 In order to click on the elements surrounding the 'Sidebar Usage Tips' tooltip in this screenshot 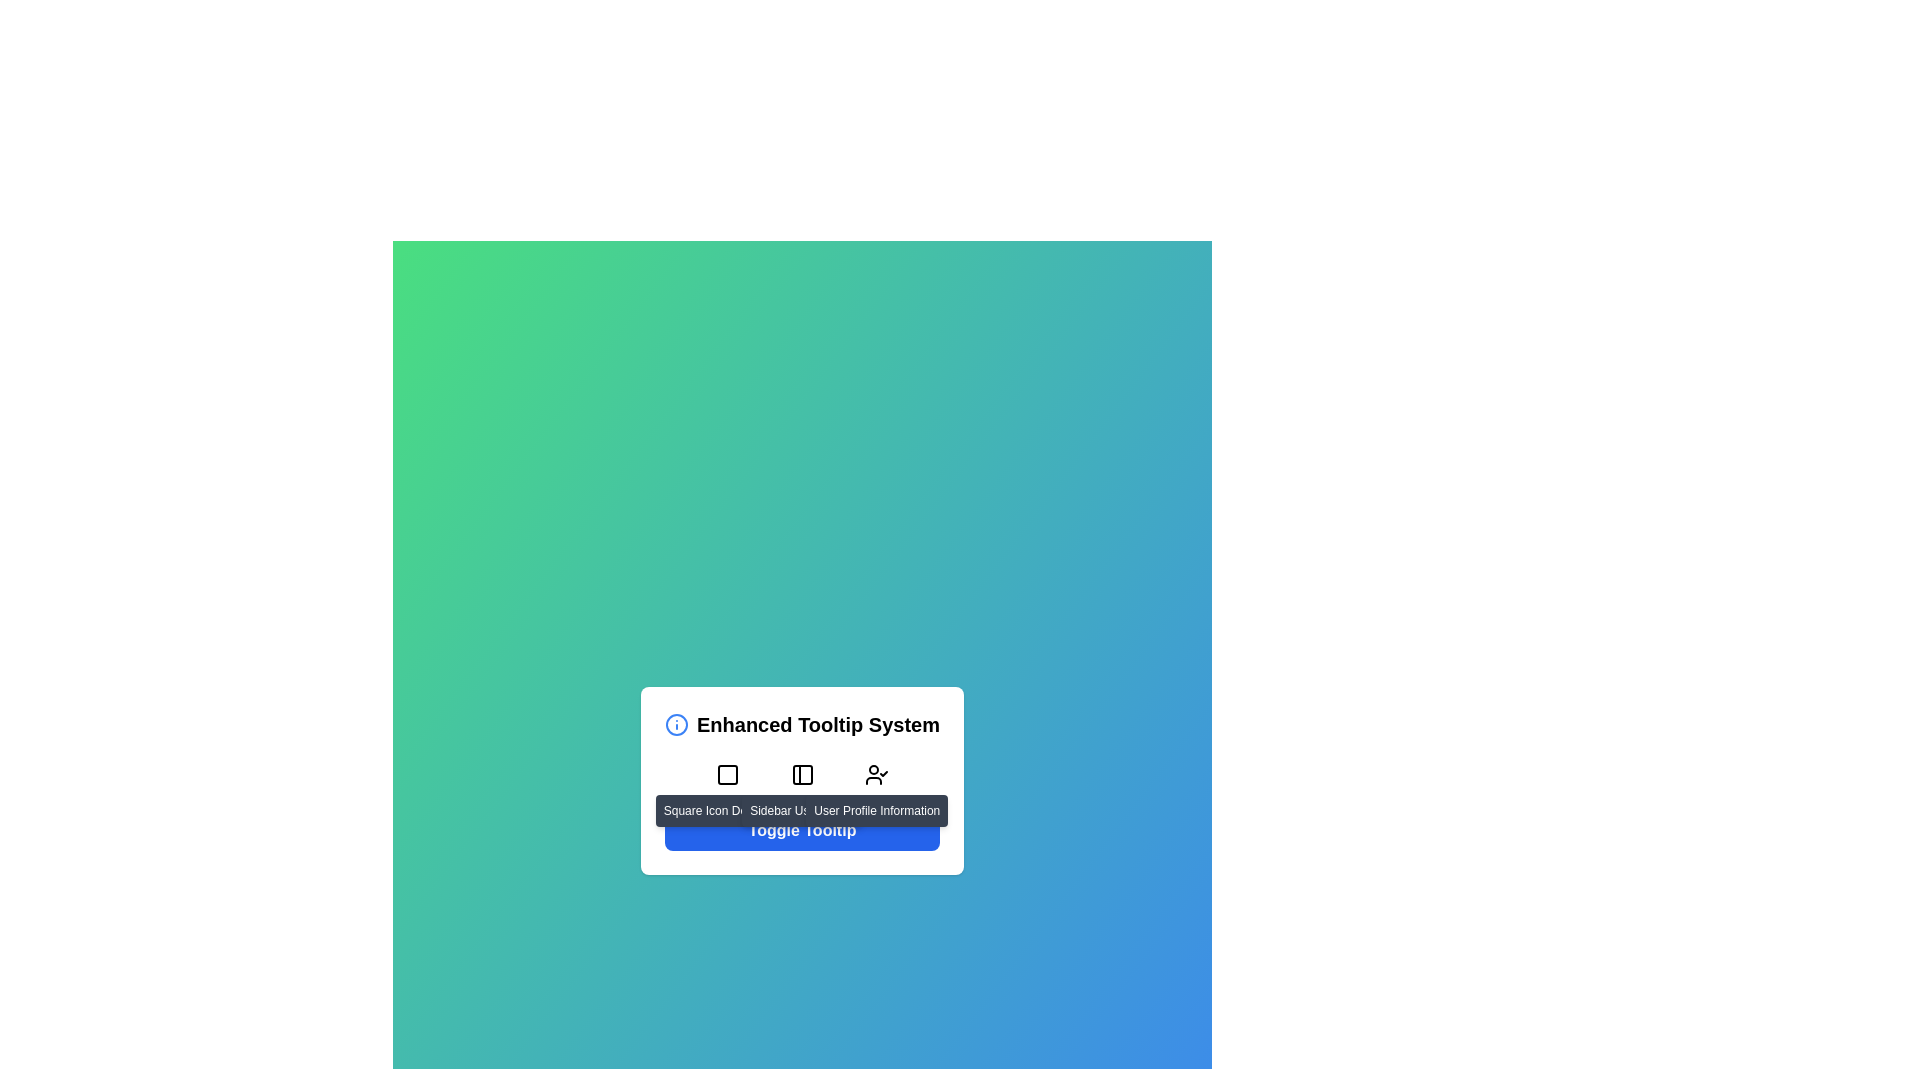, I will do `click(802, 810)`.